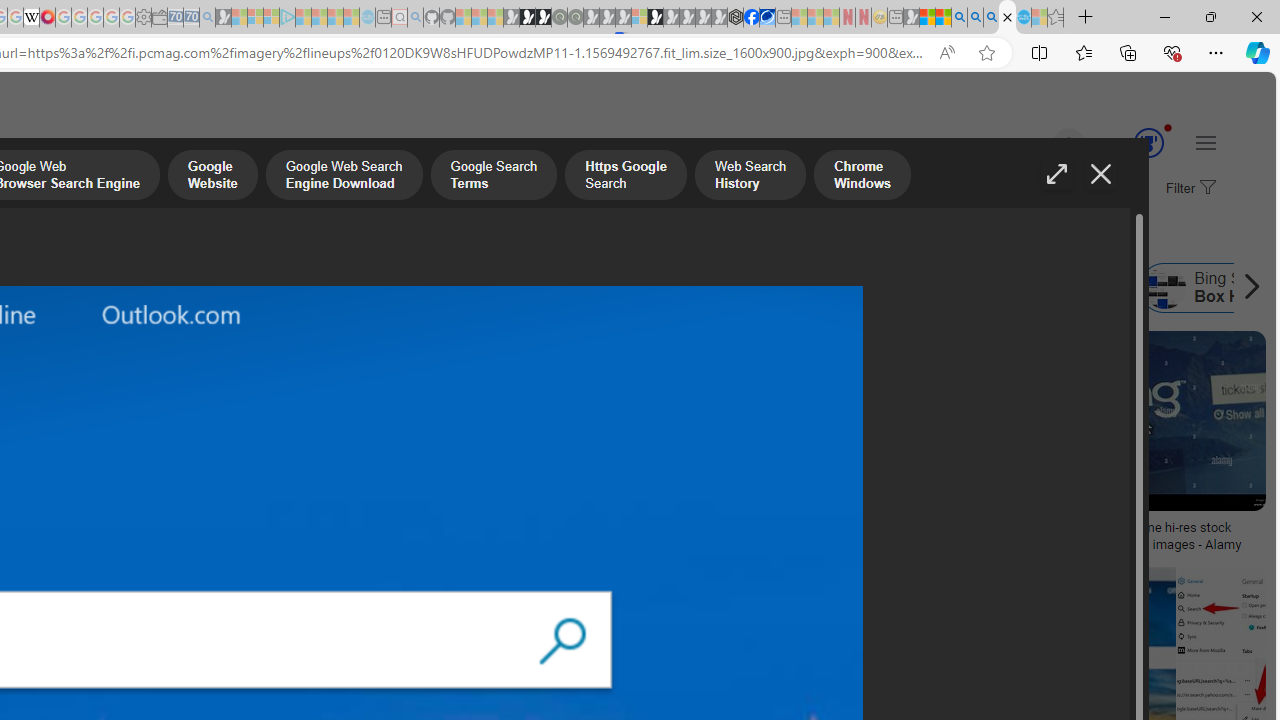 The width and height of the screenshot is (1280, 720). What do you see at coordinates (173, 288) in the screenshot?
I see `'Bing Best Search Engine'` at bounding box center [173, 288].